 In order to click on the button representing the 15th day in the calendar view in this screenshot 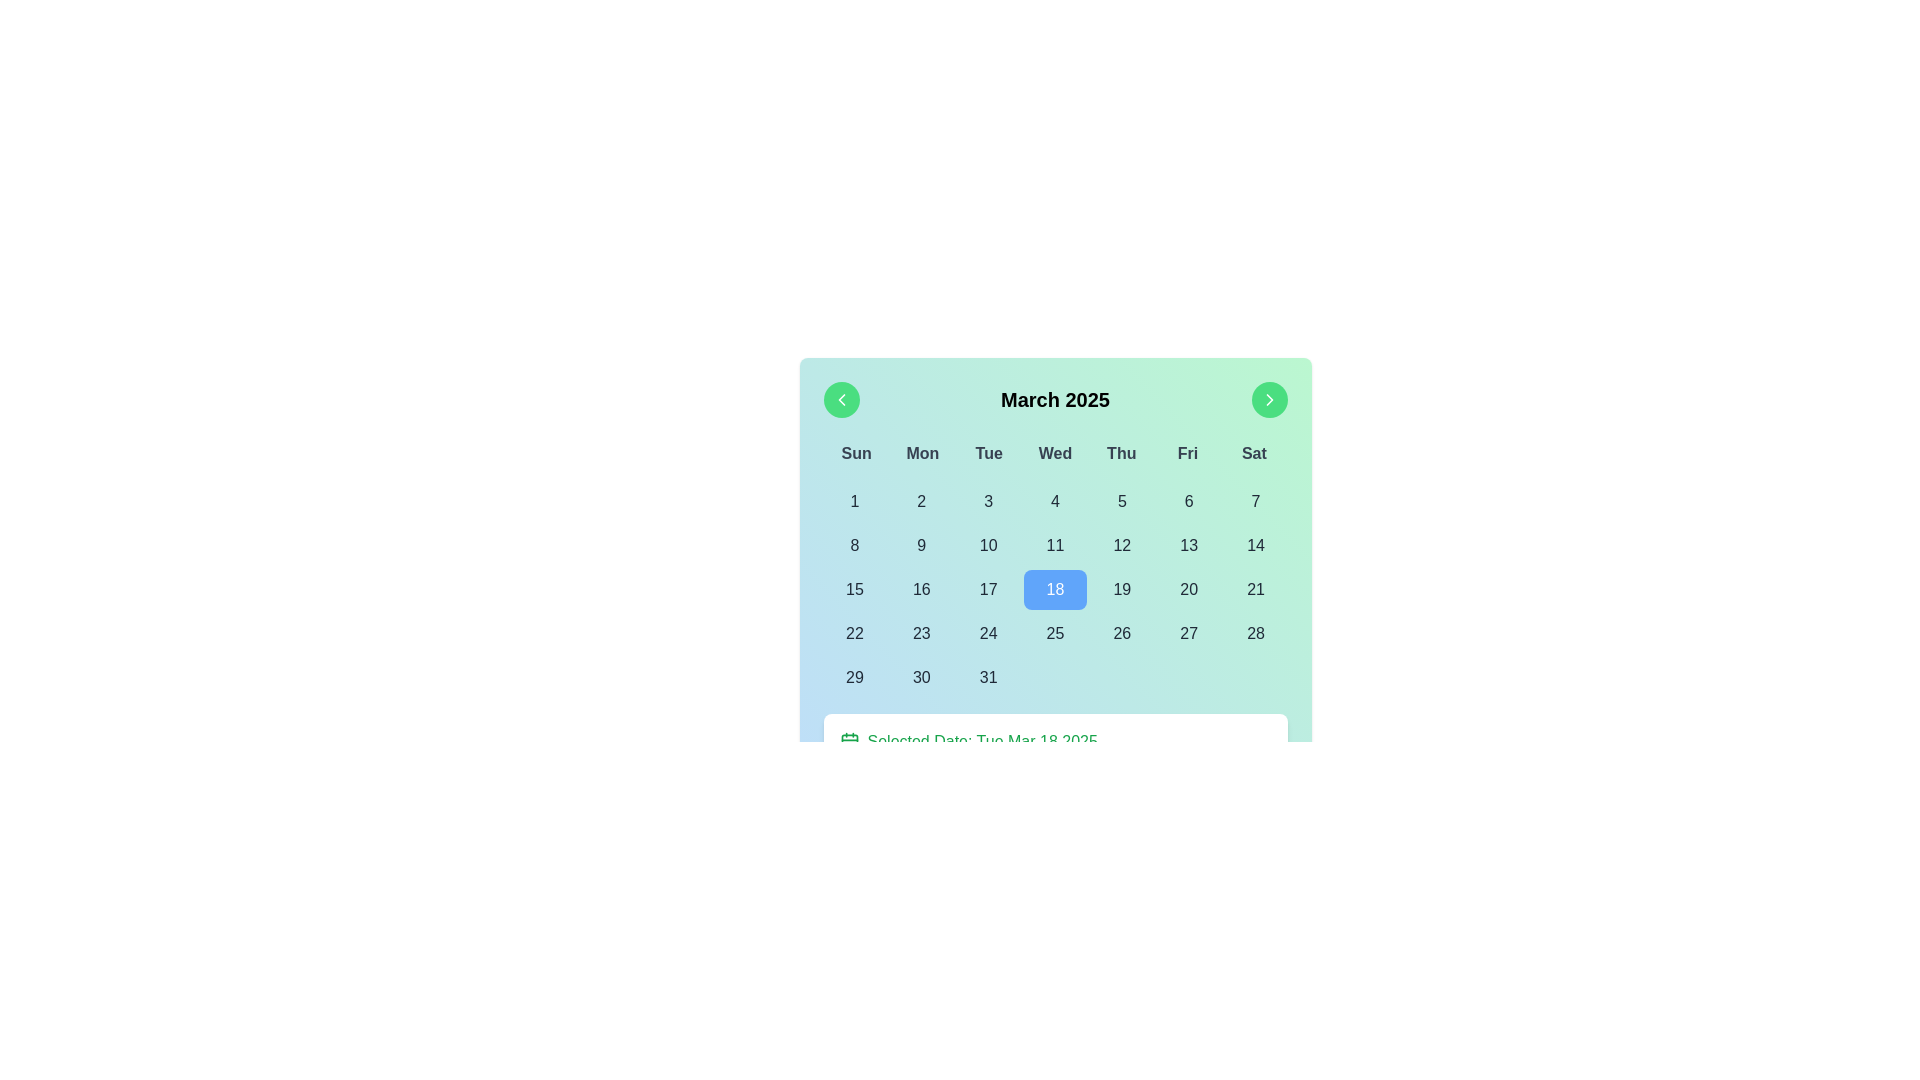, I will do `click(854, 589)`.